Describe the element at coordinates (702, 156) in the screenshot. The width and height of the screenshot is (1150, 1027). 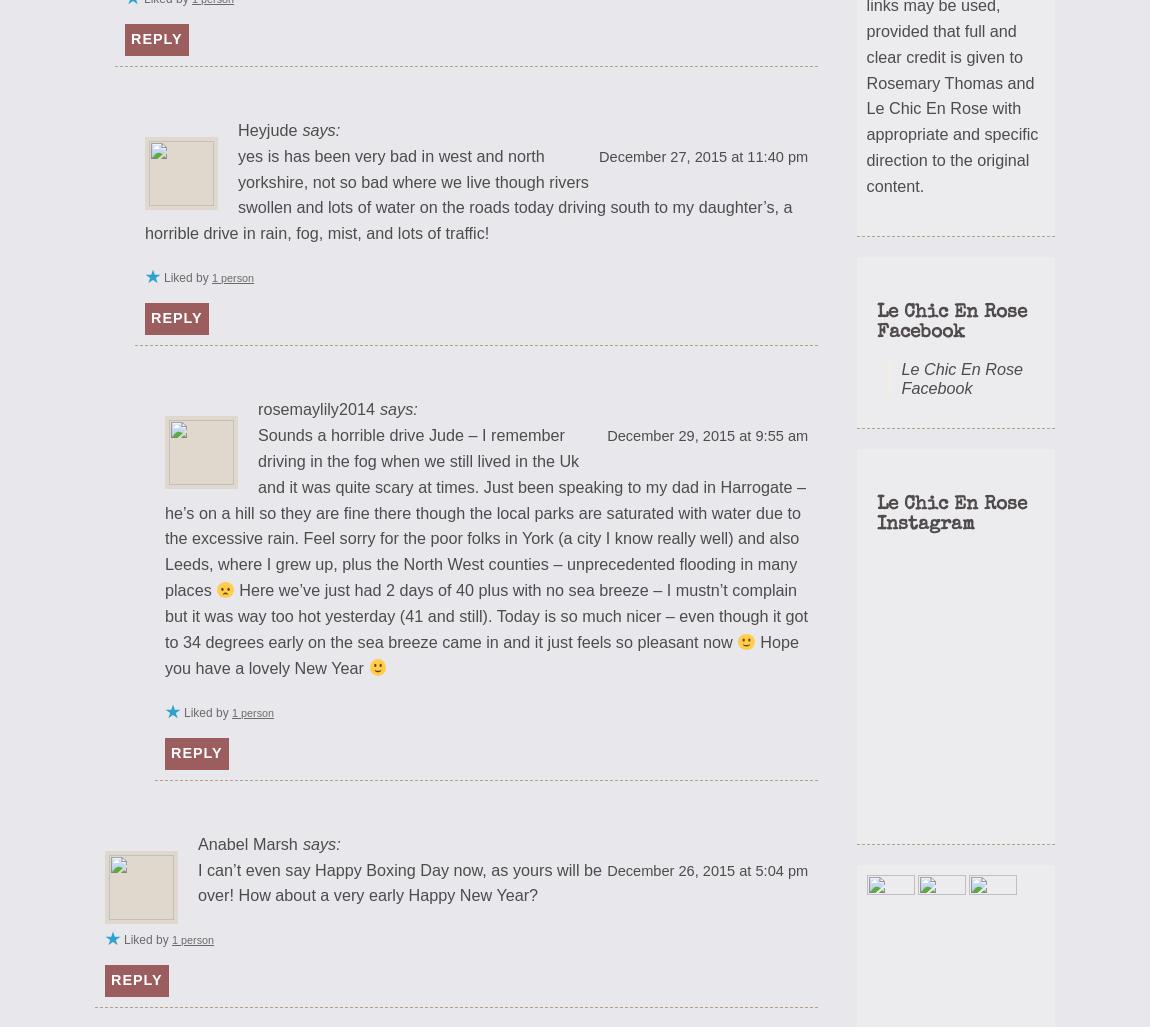
I see `'December 27, 2015 at 11:40 pm'` at that location.